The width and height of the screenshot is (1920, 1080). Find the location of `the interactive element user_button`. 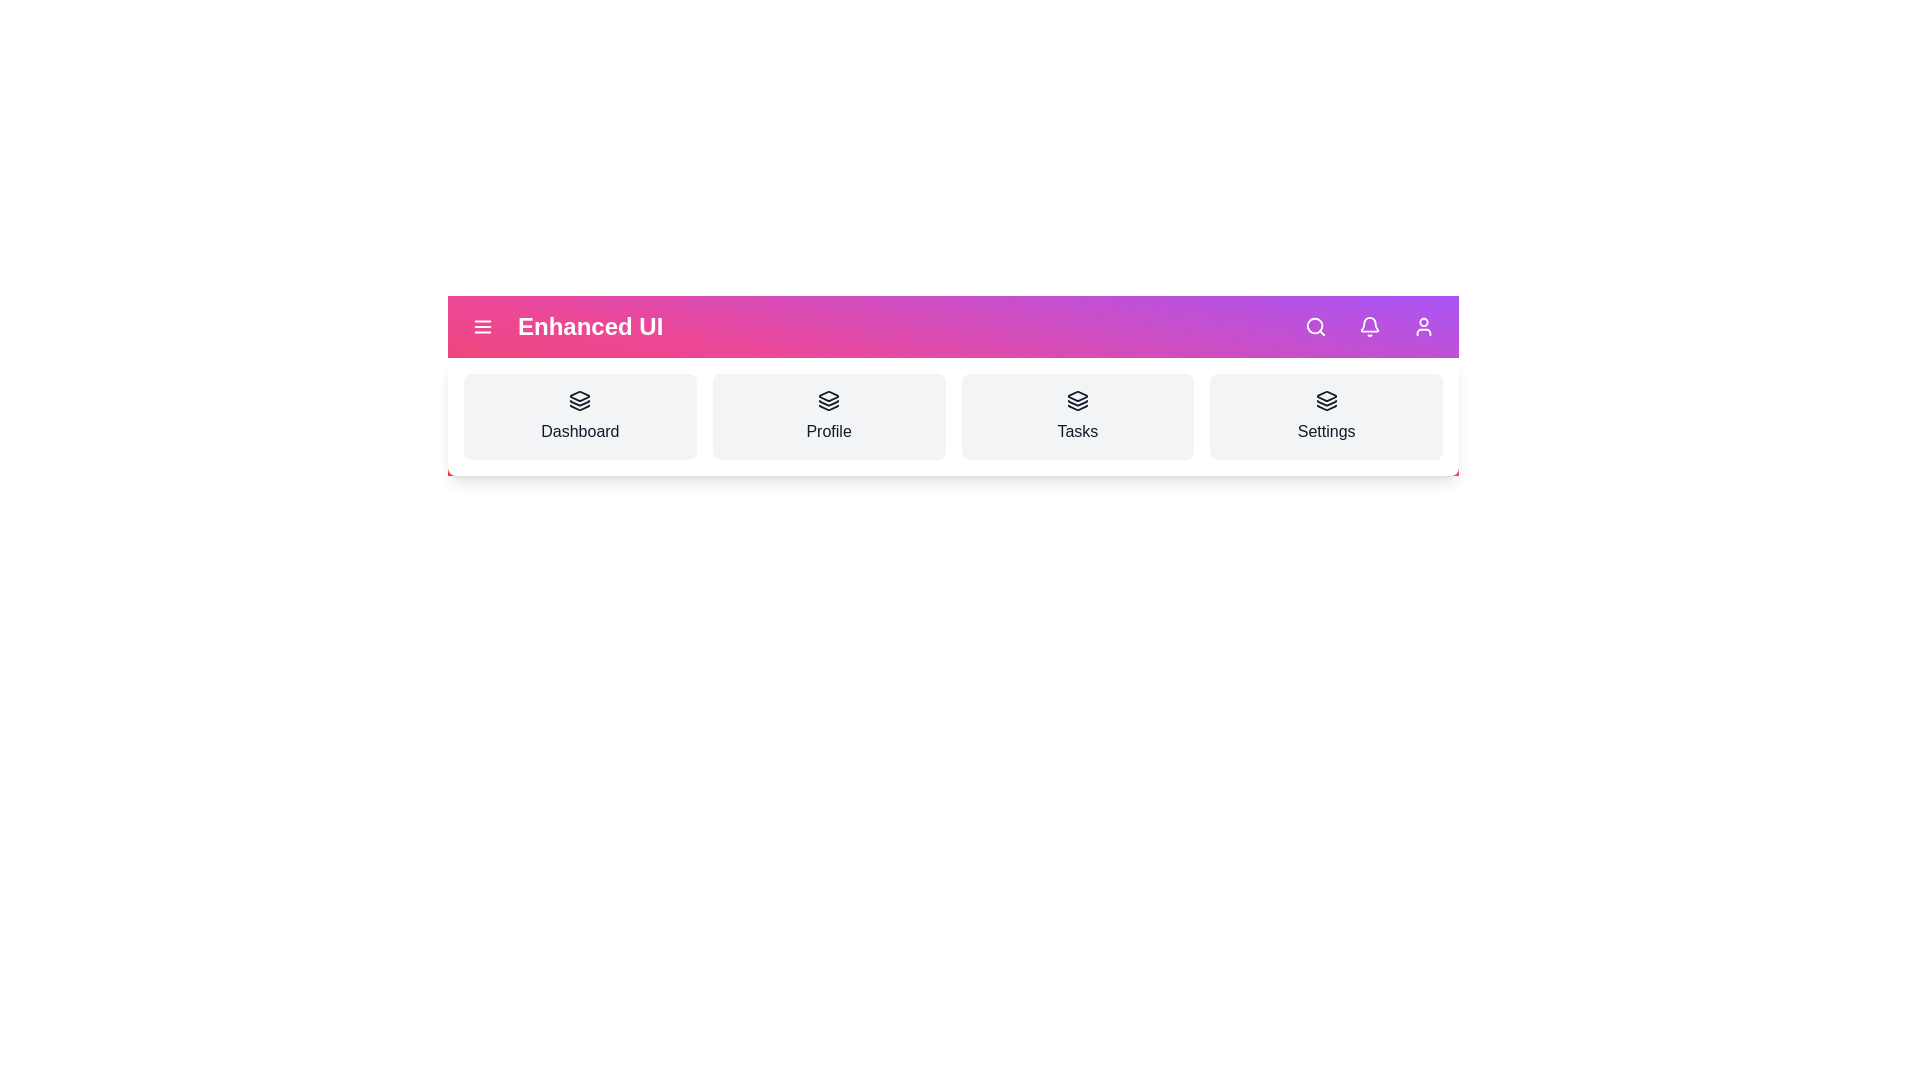

the interactive element user_button is located at coordinates (1423, 326).